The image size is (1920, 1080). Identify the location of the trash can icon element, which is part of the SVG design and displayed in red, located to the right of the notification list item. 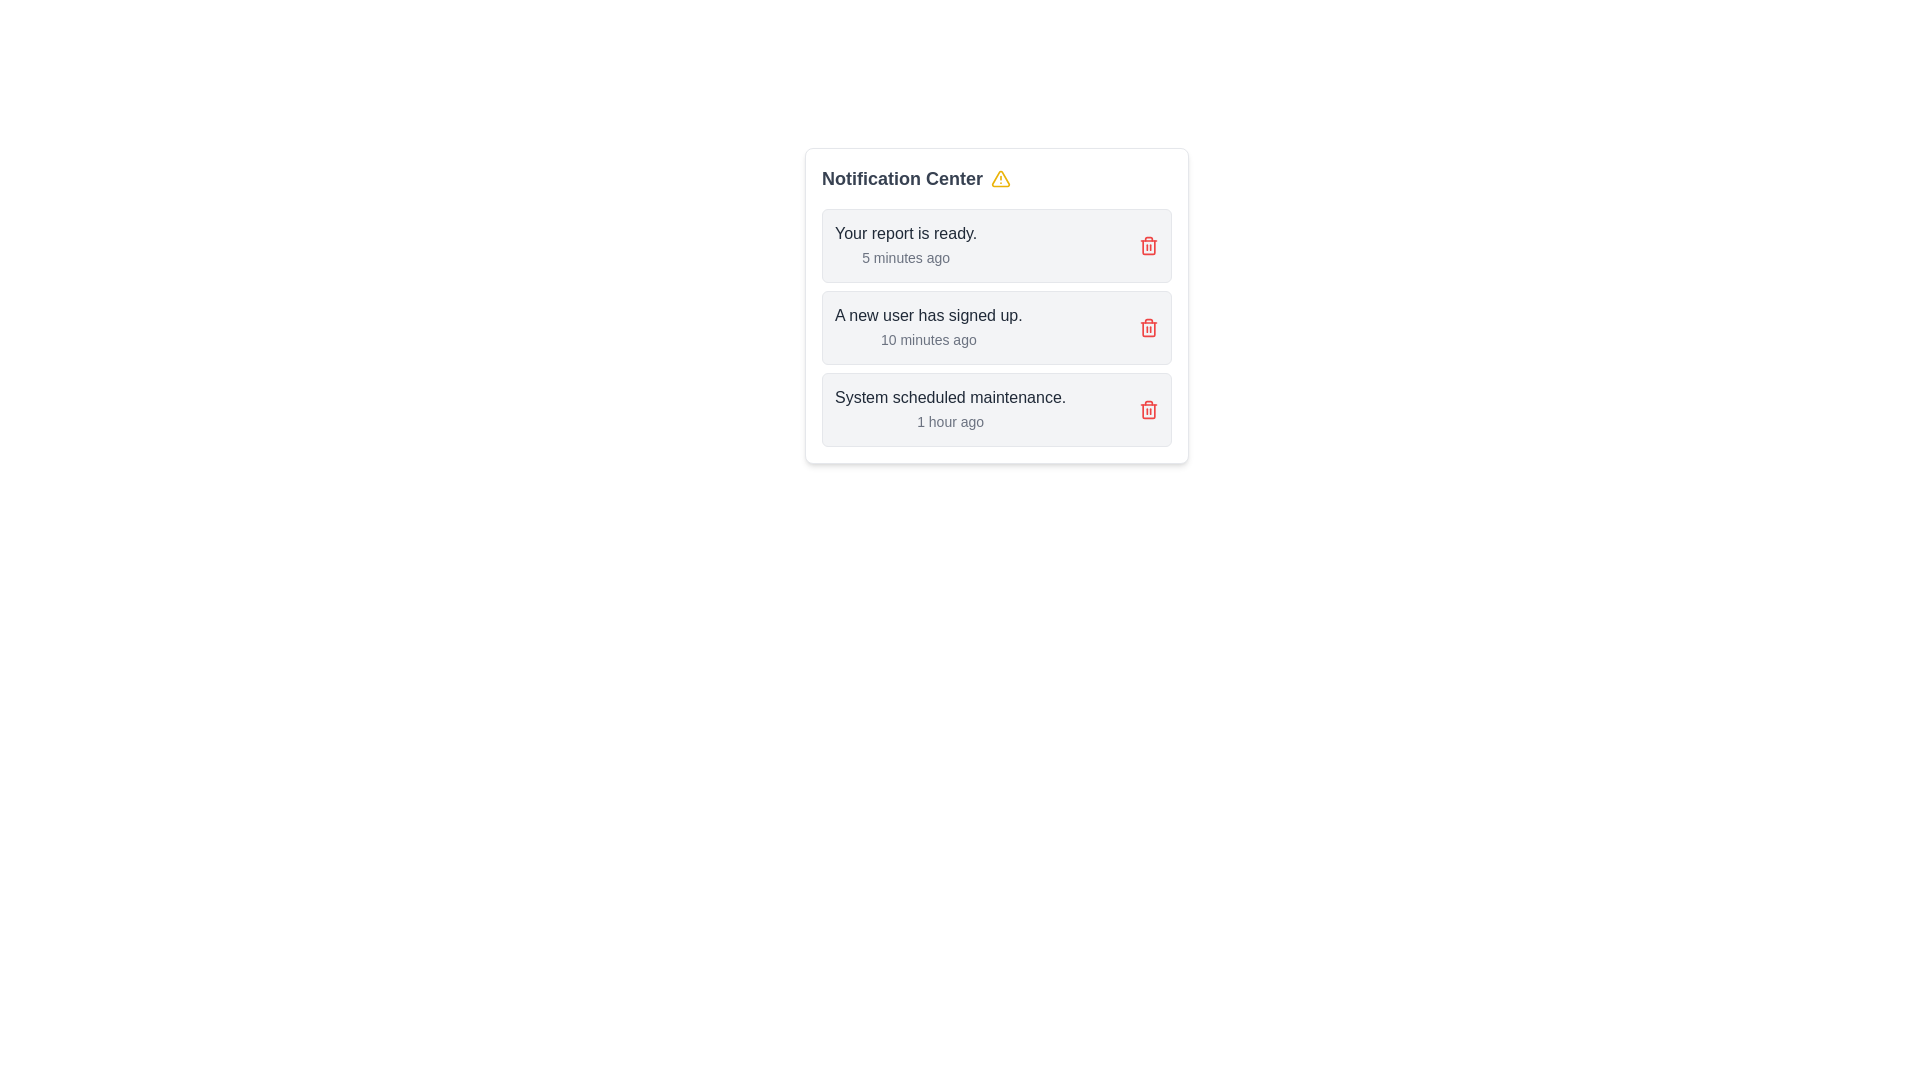
(1148, 245).